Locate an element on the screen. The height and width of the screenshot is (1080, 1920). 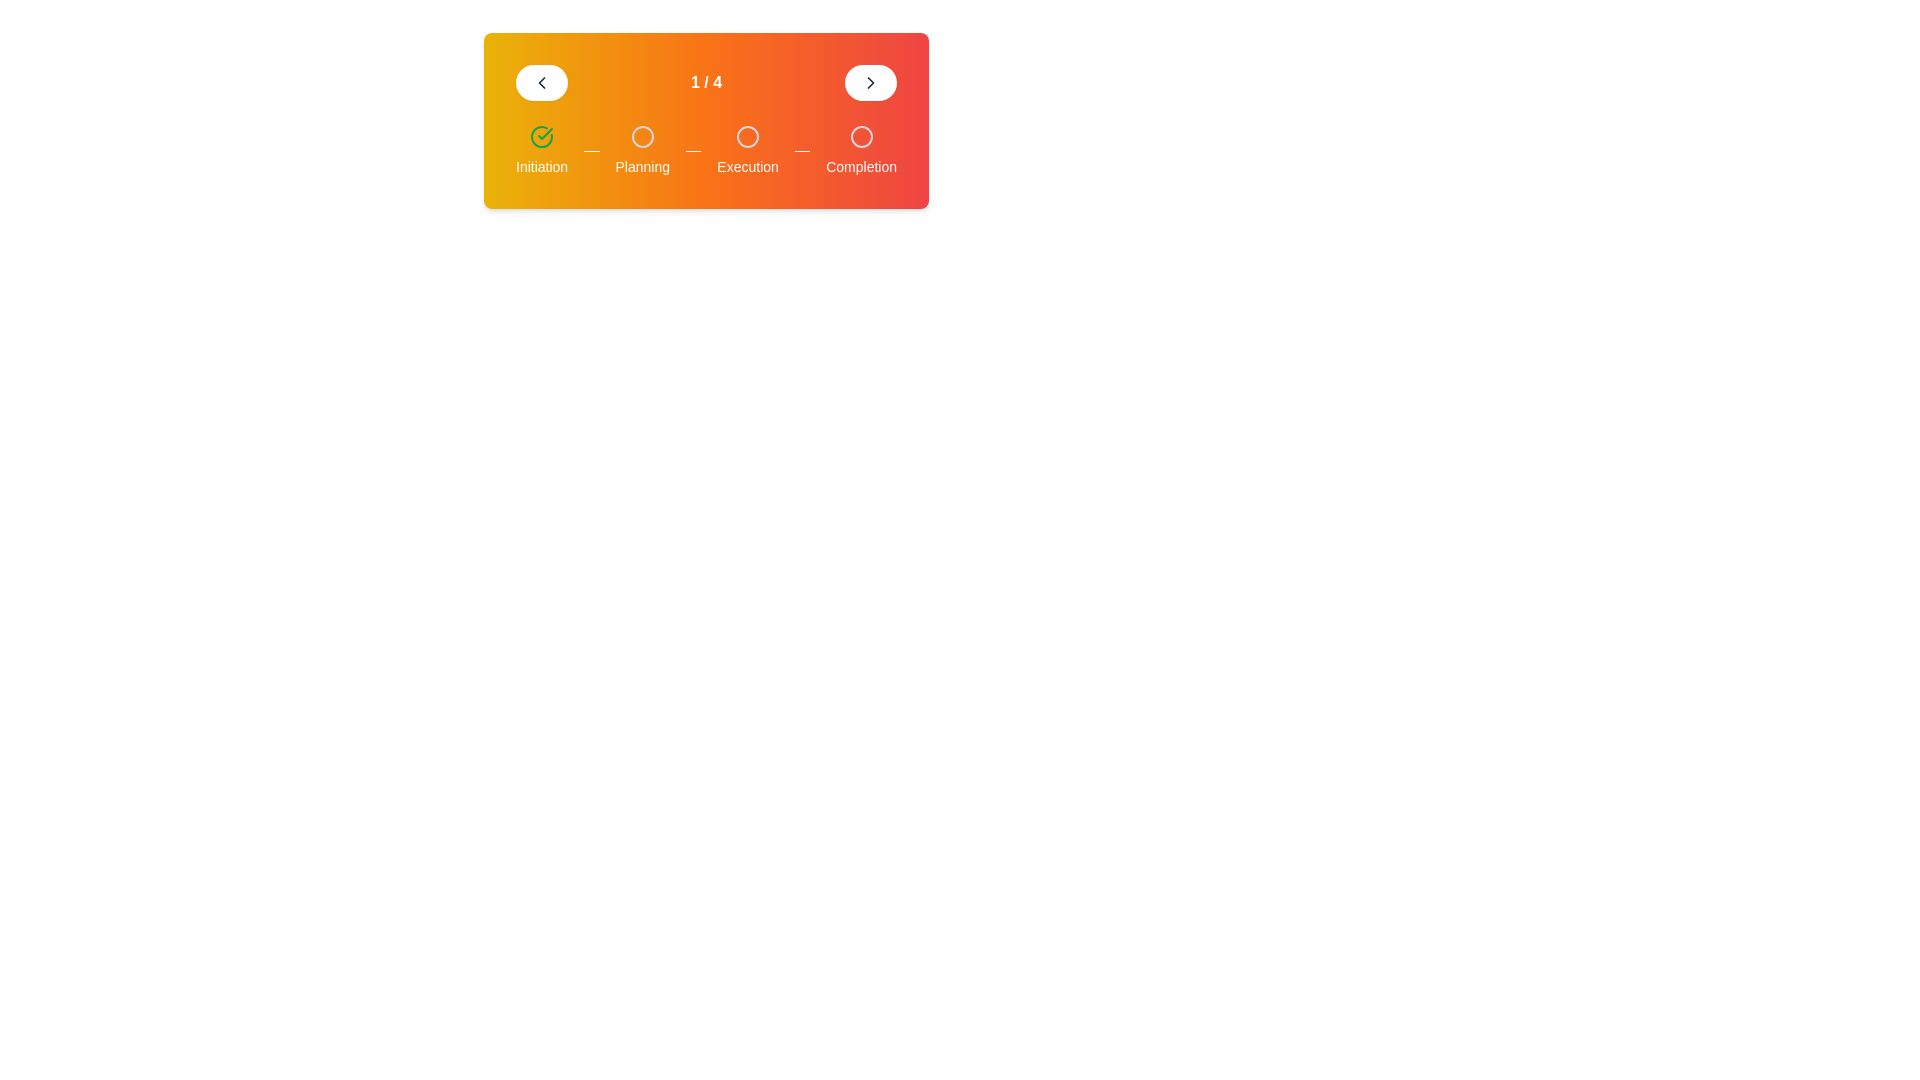
the second circular icon in the multi-step indicator sequence, which is gray-bordered and resembles an unchecked step, located near the top center of the interface is located at coordinates (642, 136).